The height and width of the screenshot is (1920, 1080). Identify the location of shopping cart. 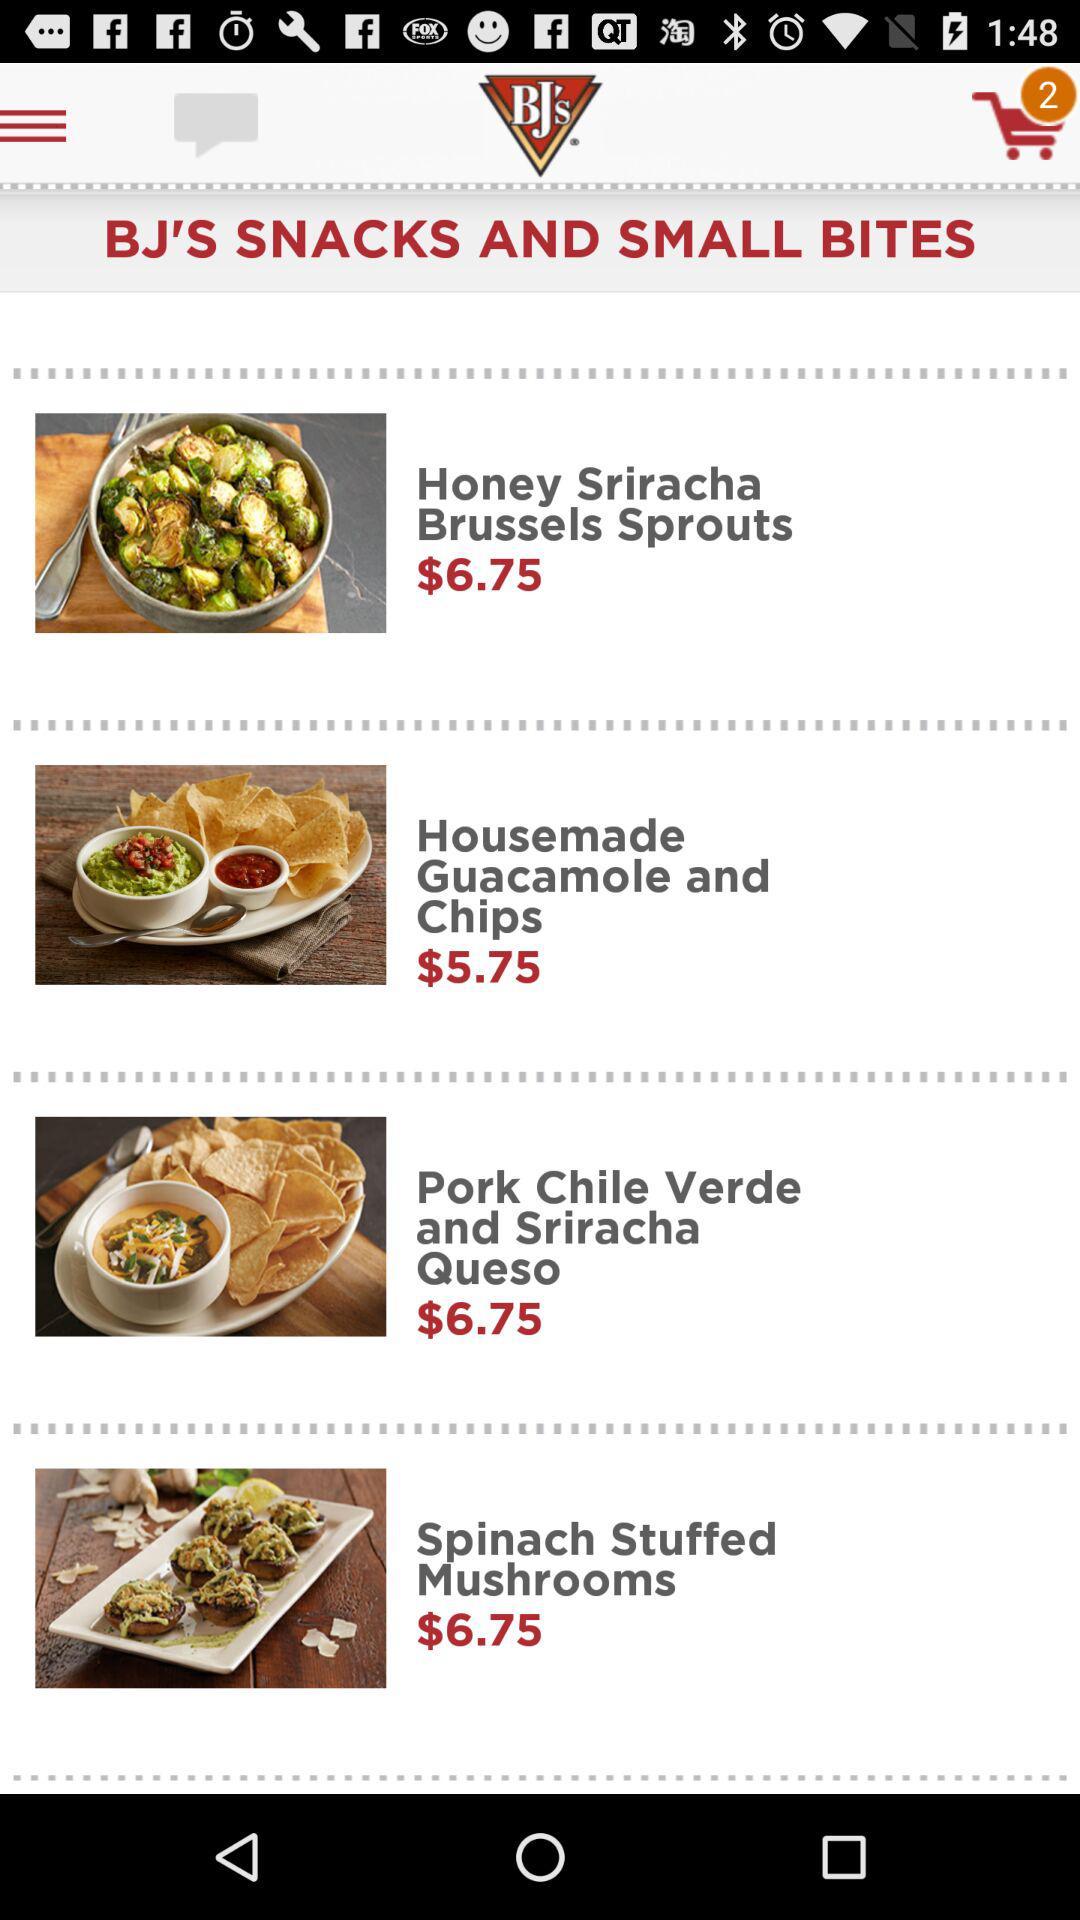
(1019, 124).